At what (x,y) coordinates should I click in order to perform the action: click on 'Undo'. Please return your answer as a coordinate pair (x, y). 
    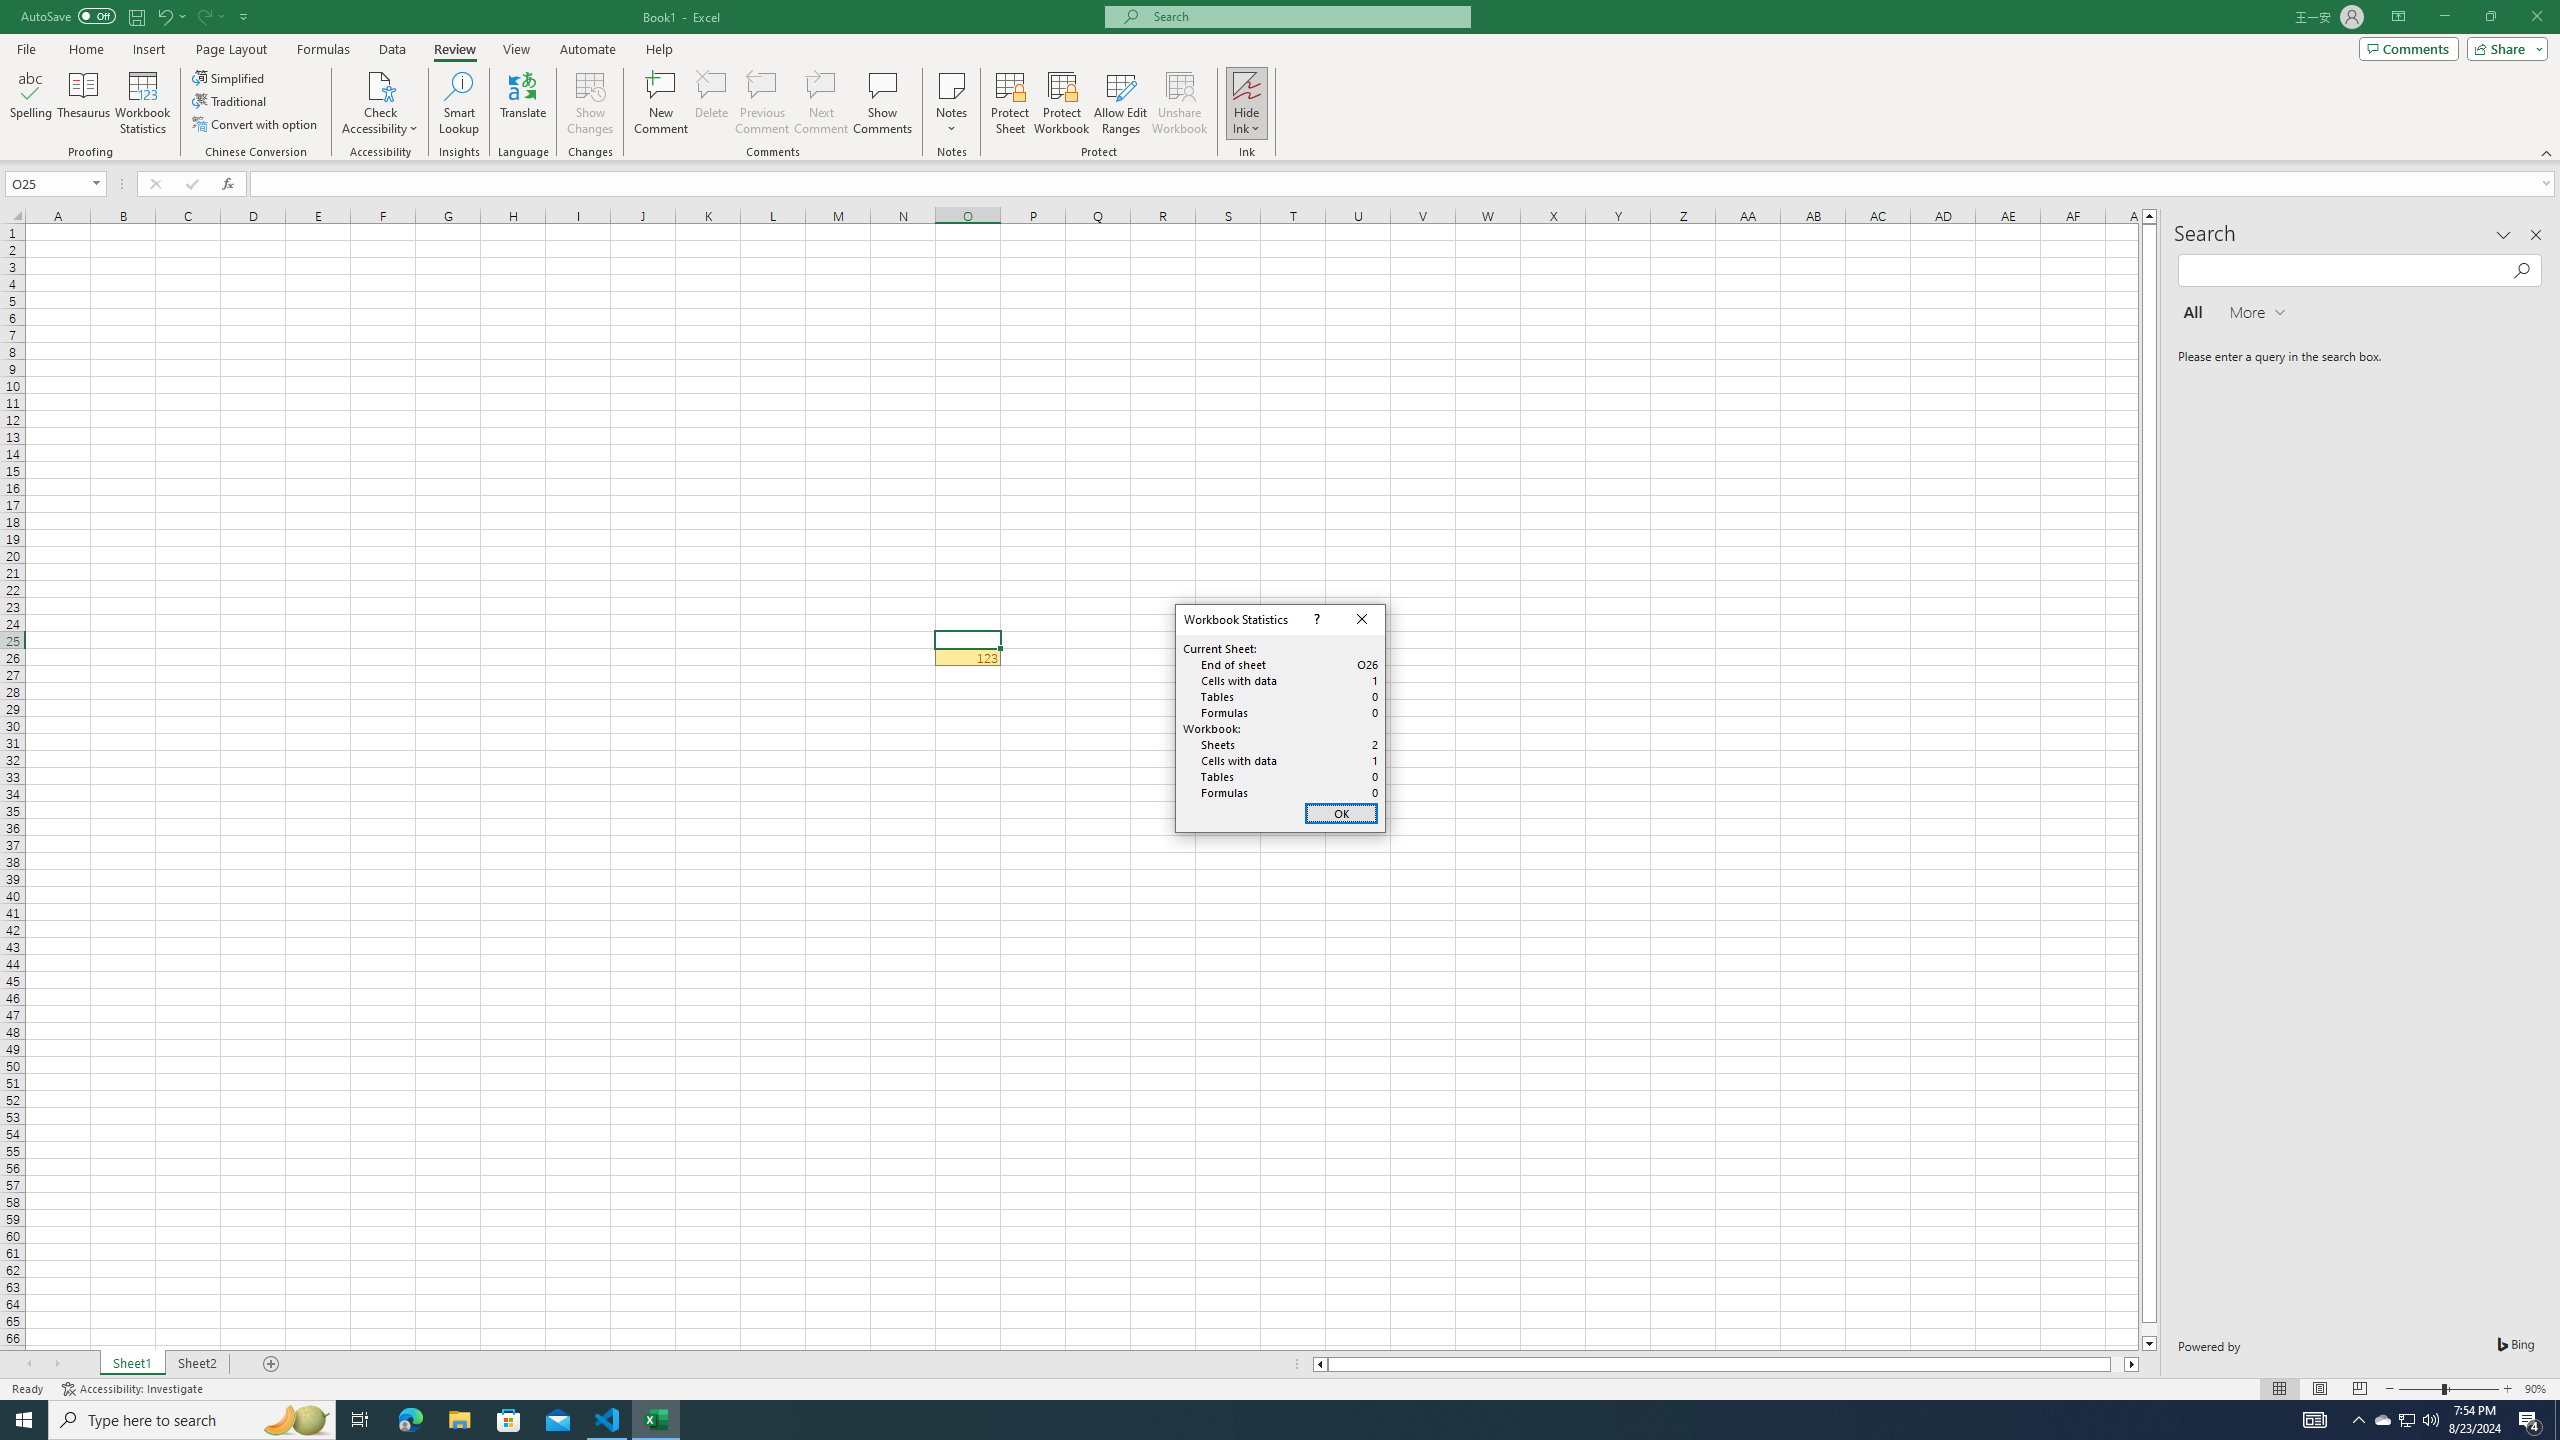
    Looking at the image, I should click on (163, 15).